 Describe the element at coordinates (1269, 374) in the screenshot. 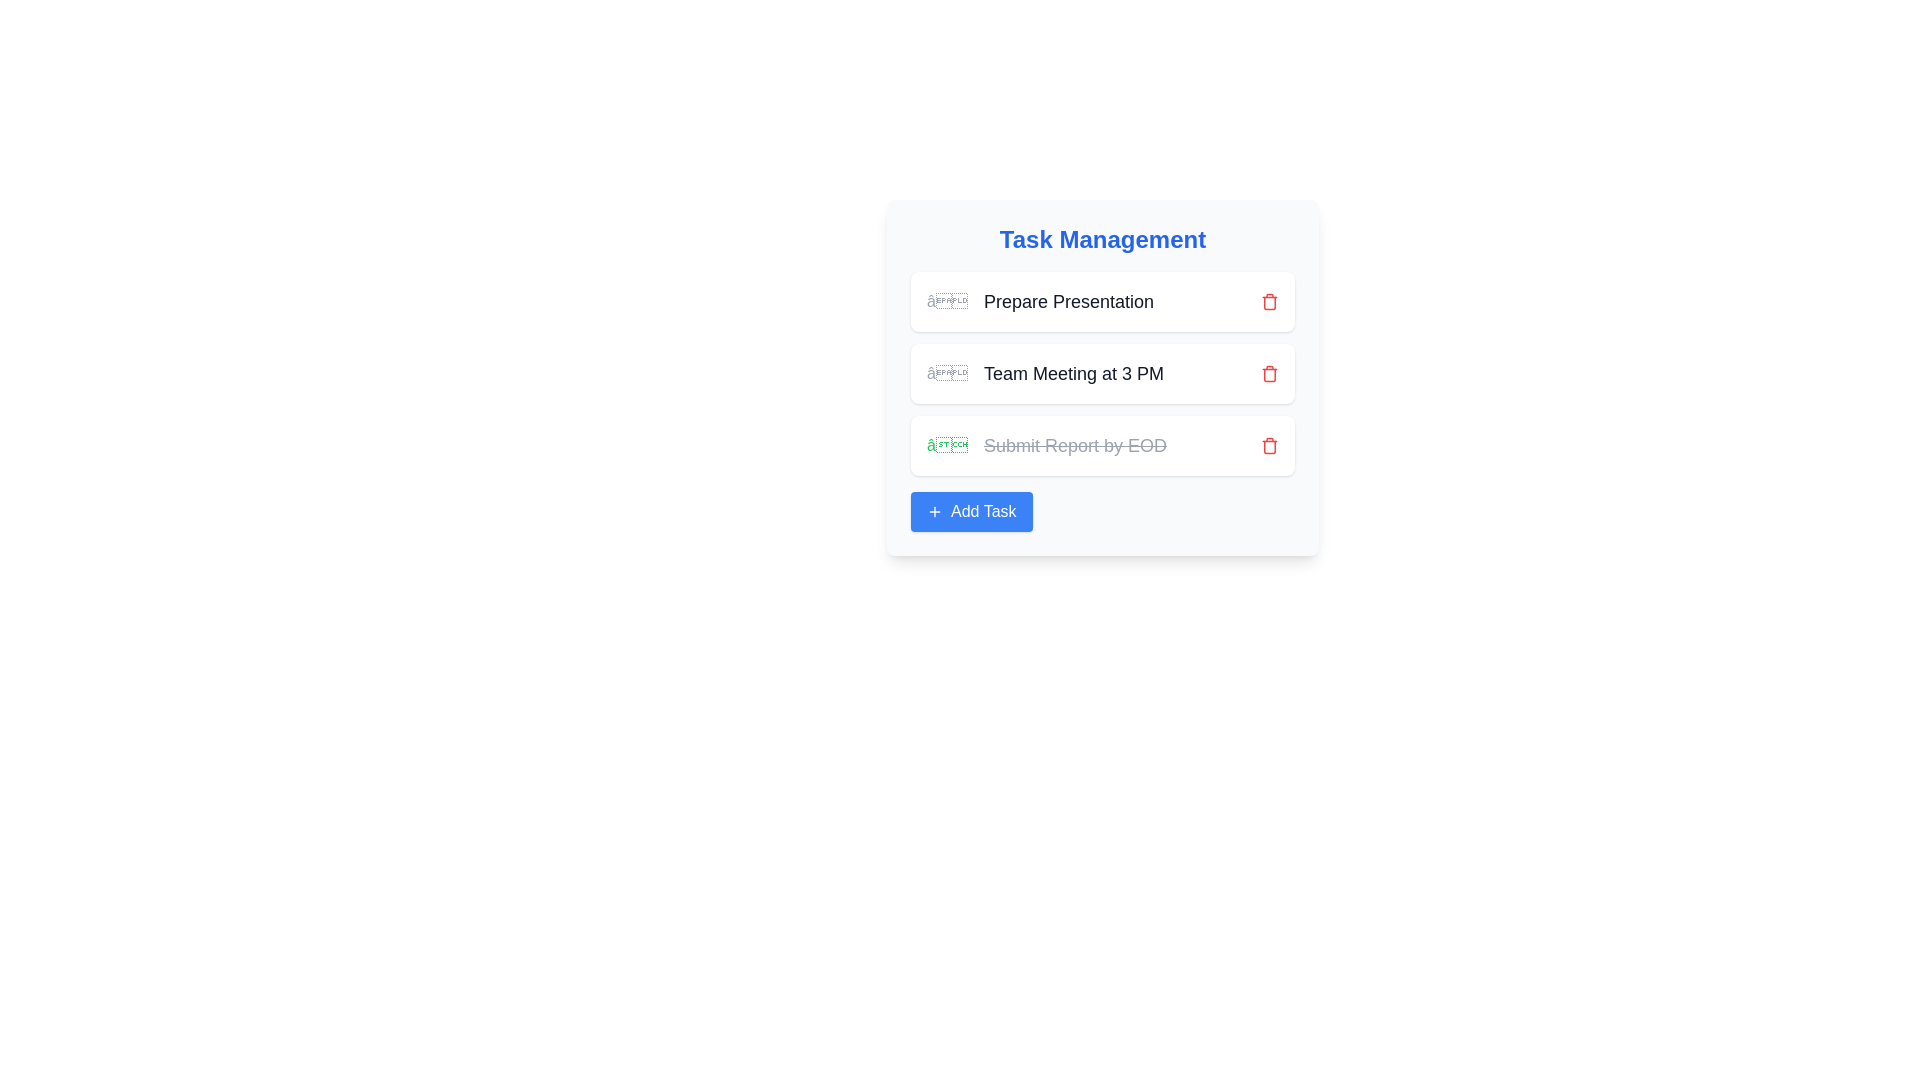

I see `the delete button for the 'Team Meeting at 3 PM' task` at that location.